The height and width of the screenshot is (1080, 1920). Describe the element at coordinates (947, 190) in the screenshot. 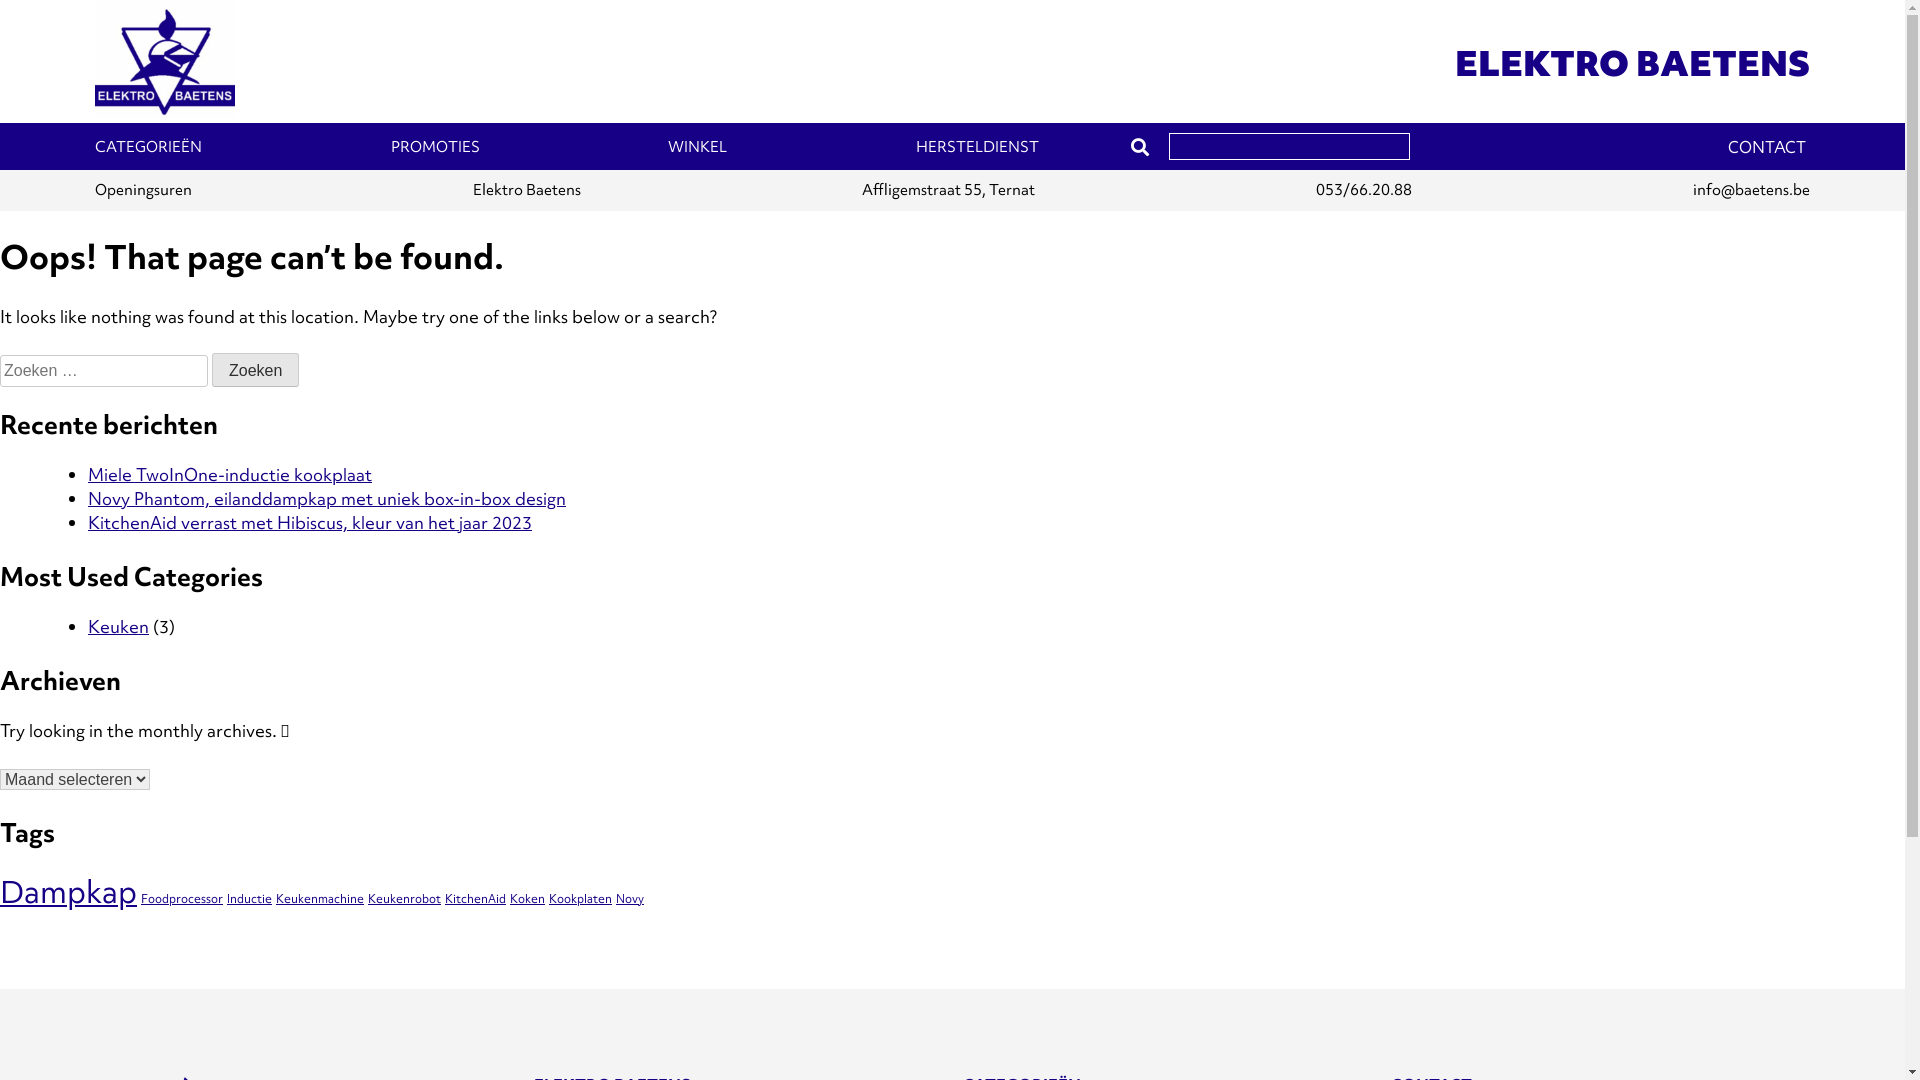

I see `'Affligemstraat 55, Ternat'` at that location.